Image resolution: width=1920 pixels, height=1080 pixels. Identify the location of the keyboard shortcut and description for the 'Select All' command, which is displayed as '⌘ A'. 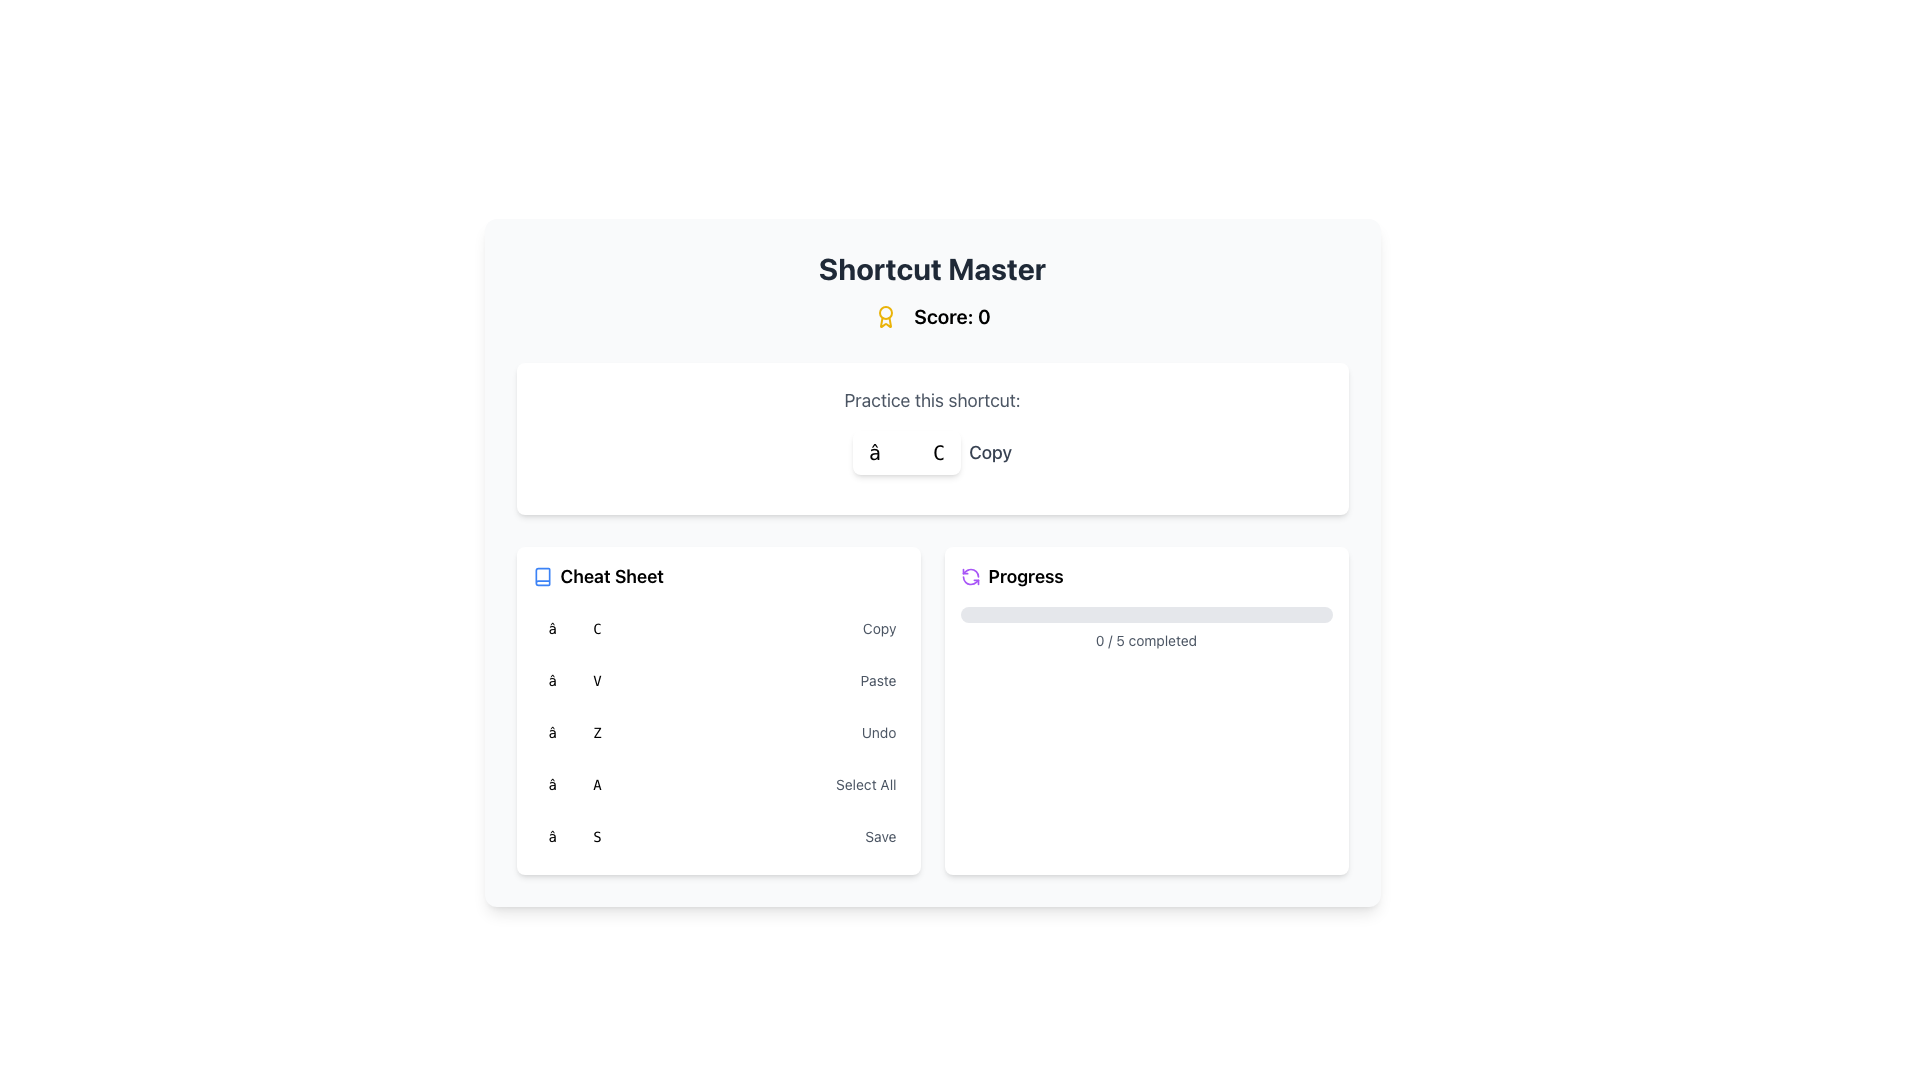
(718, 784).